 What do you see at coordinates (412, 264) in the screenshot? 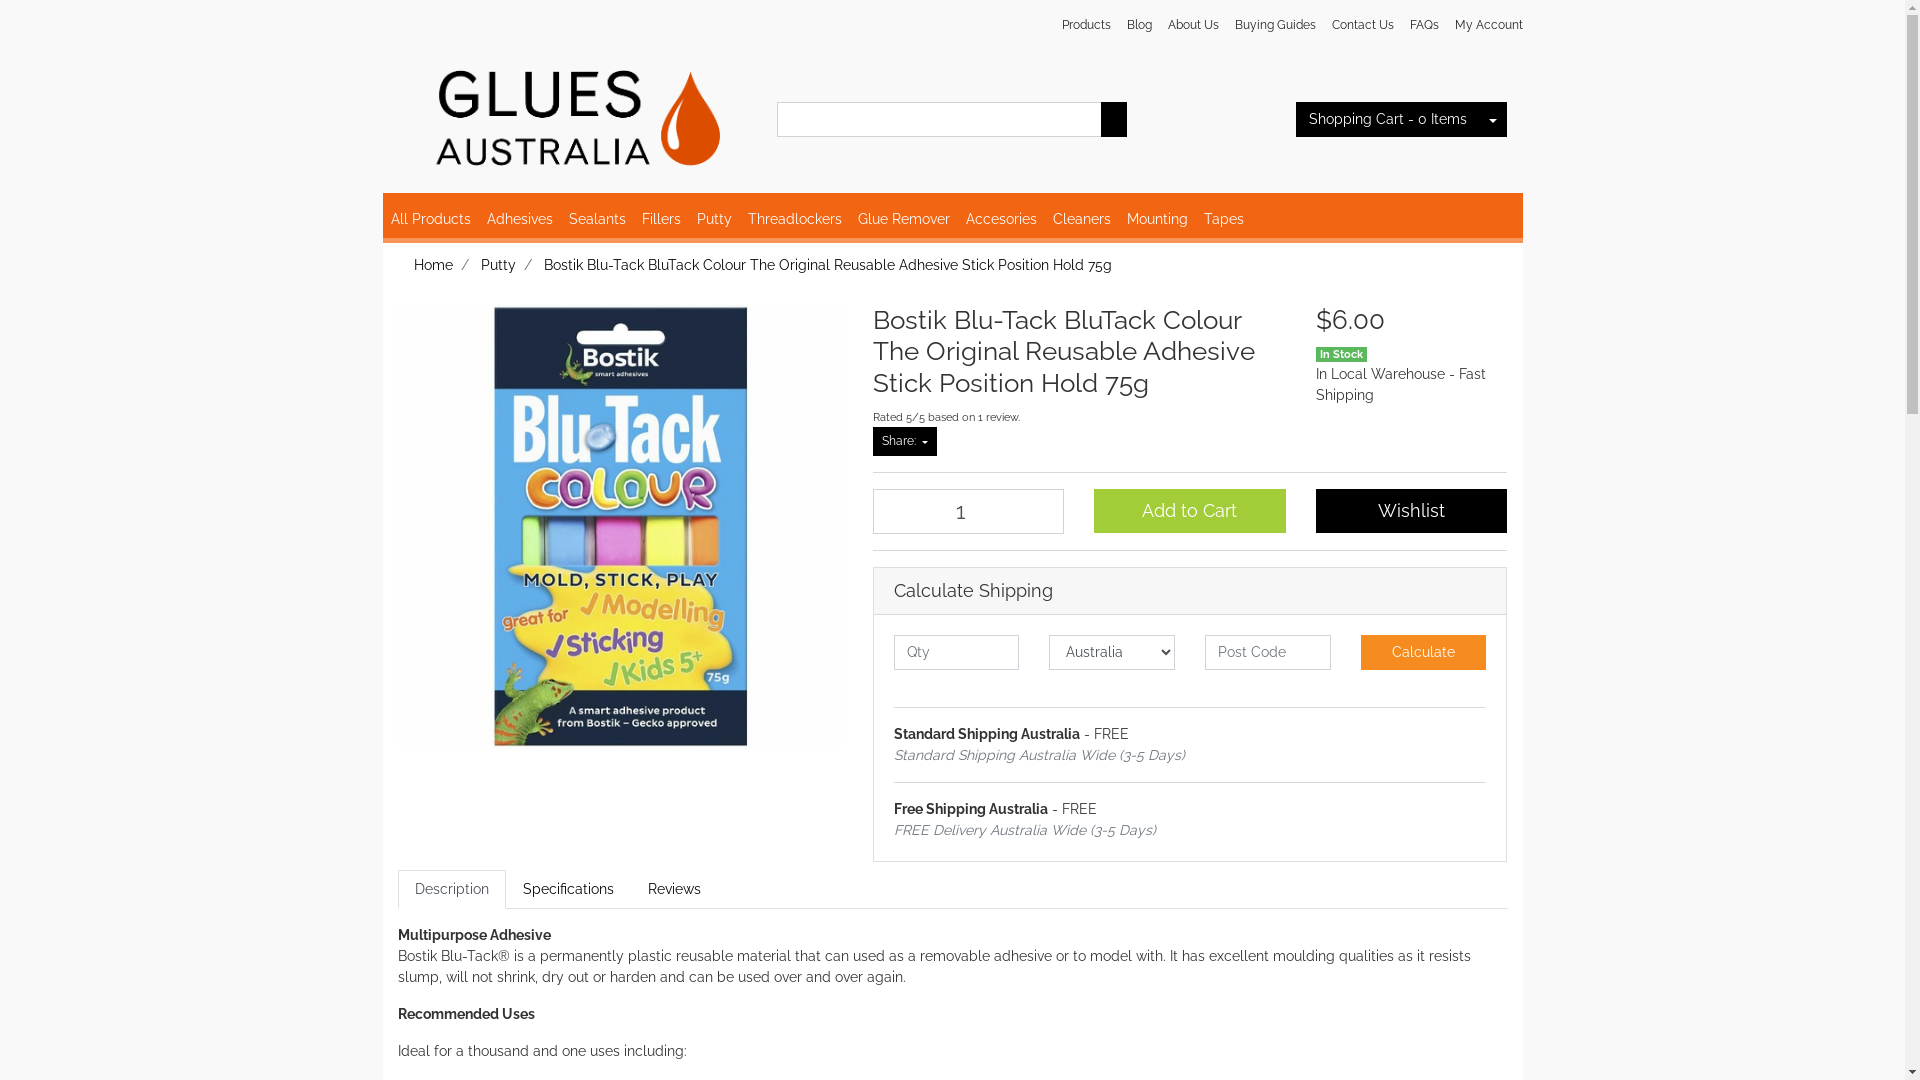
I see `'Home'` at bounding box center [412, 264].